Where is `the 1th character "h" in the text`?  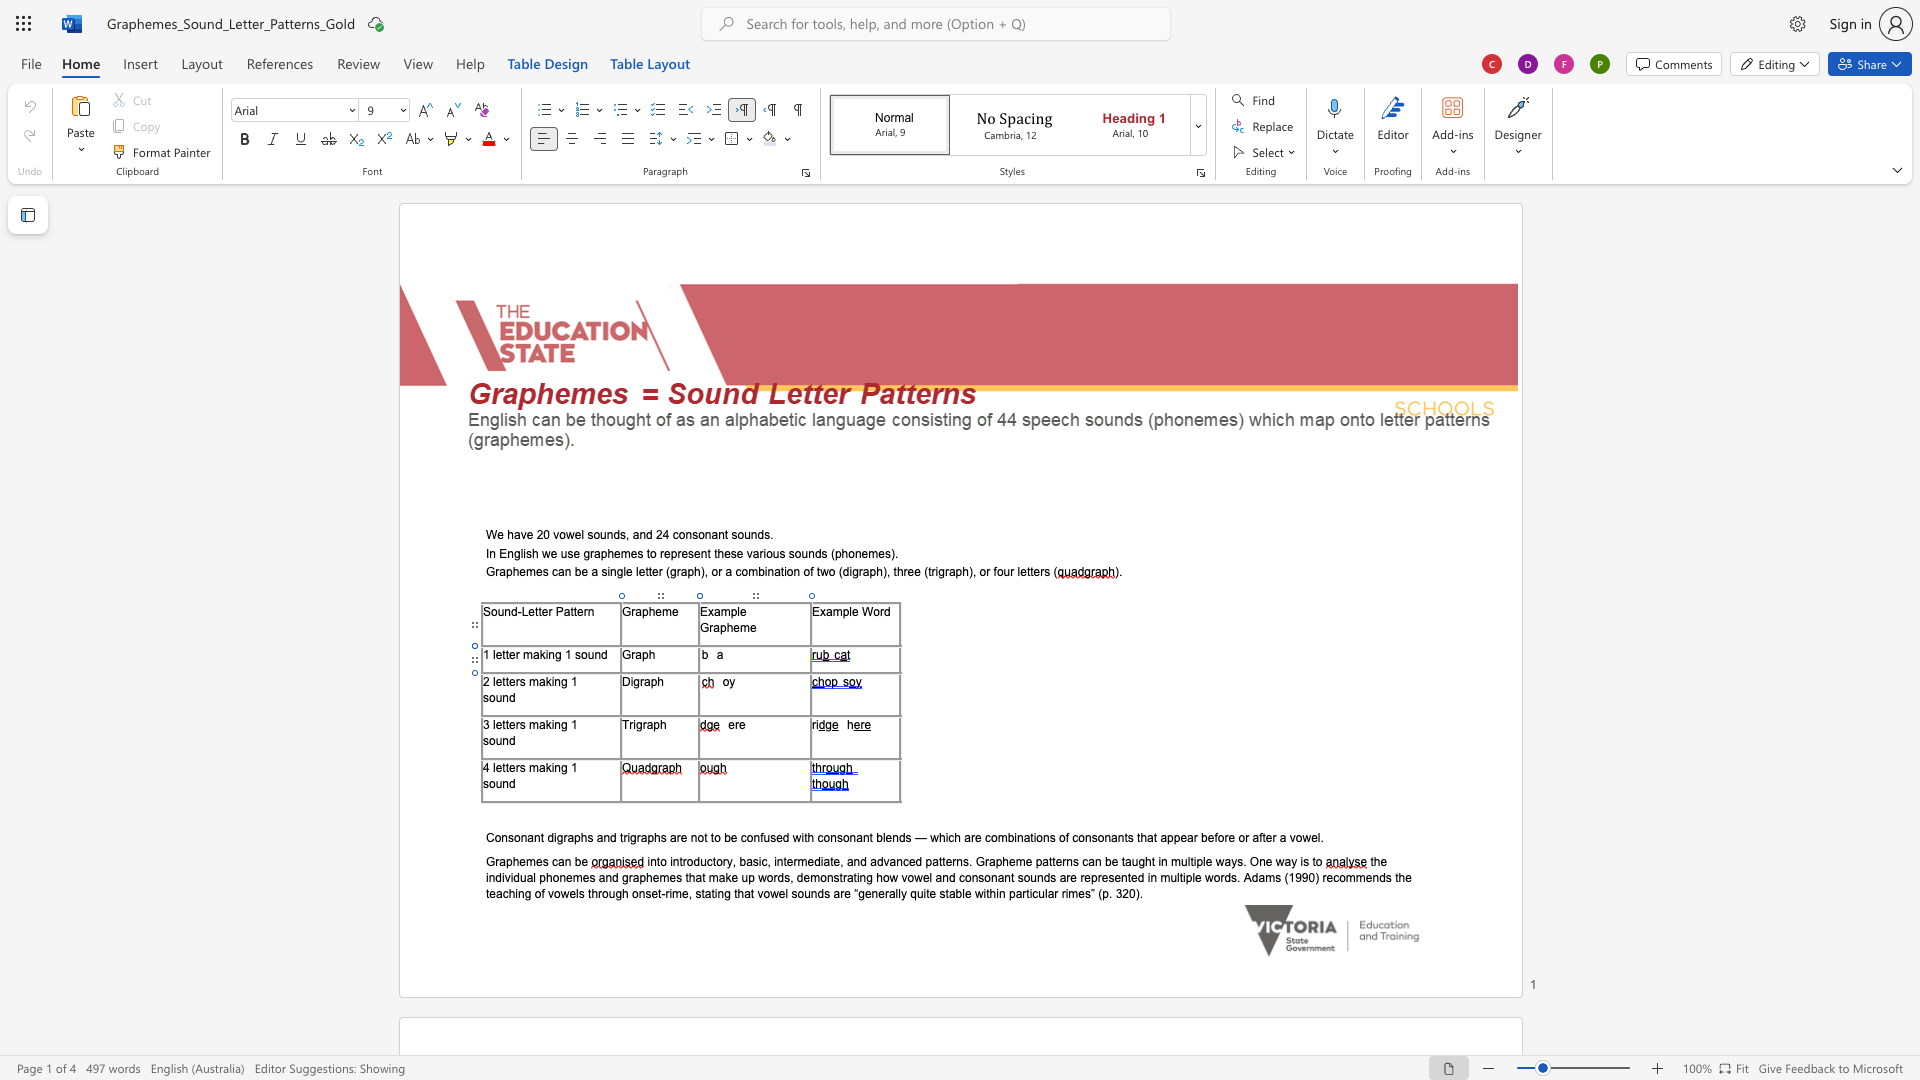
the 1th character "h" in the text is located at coordinates (660, 680).